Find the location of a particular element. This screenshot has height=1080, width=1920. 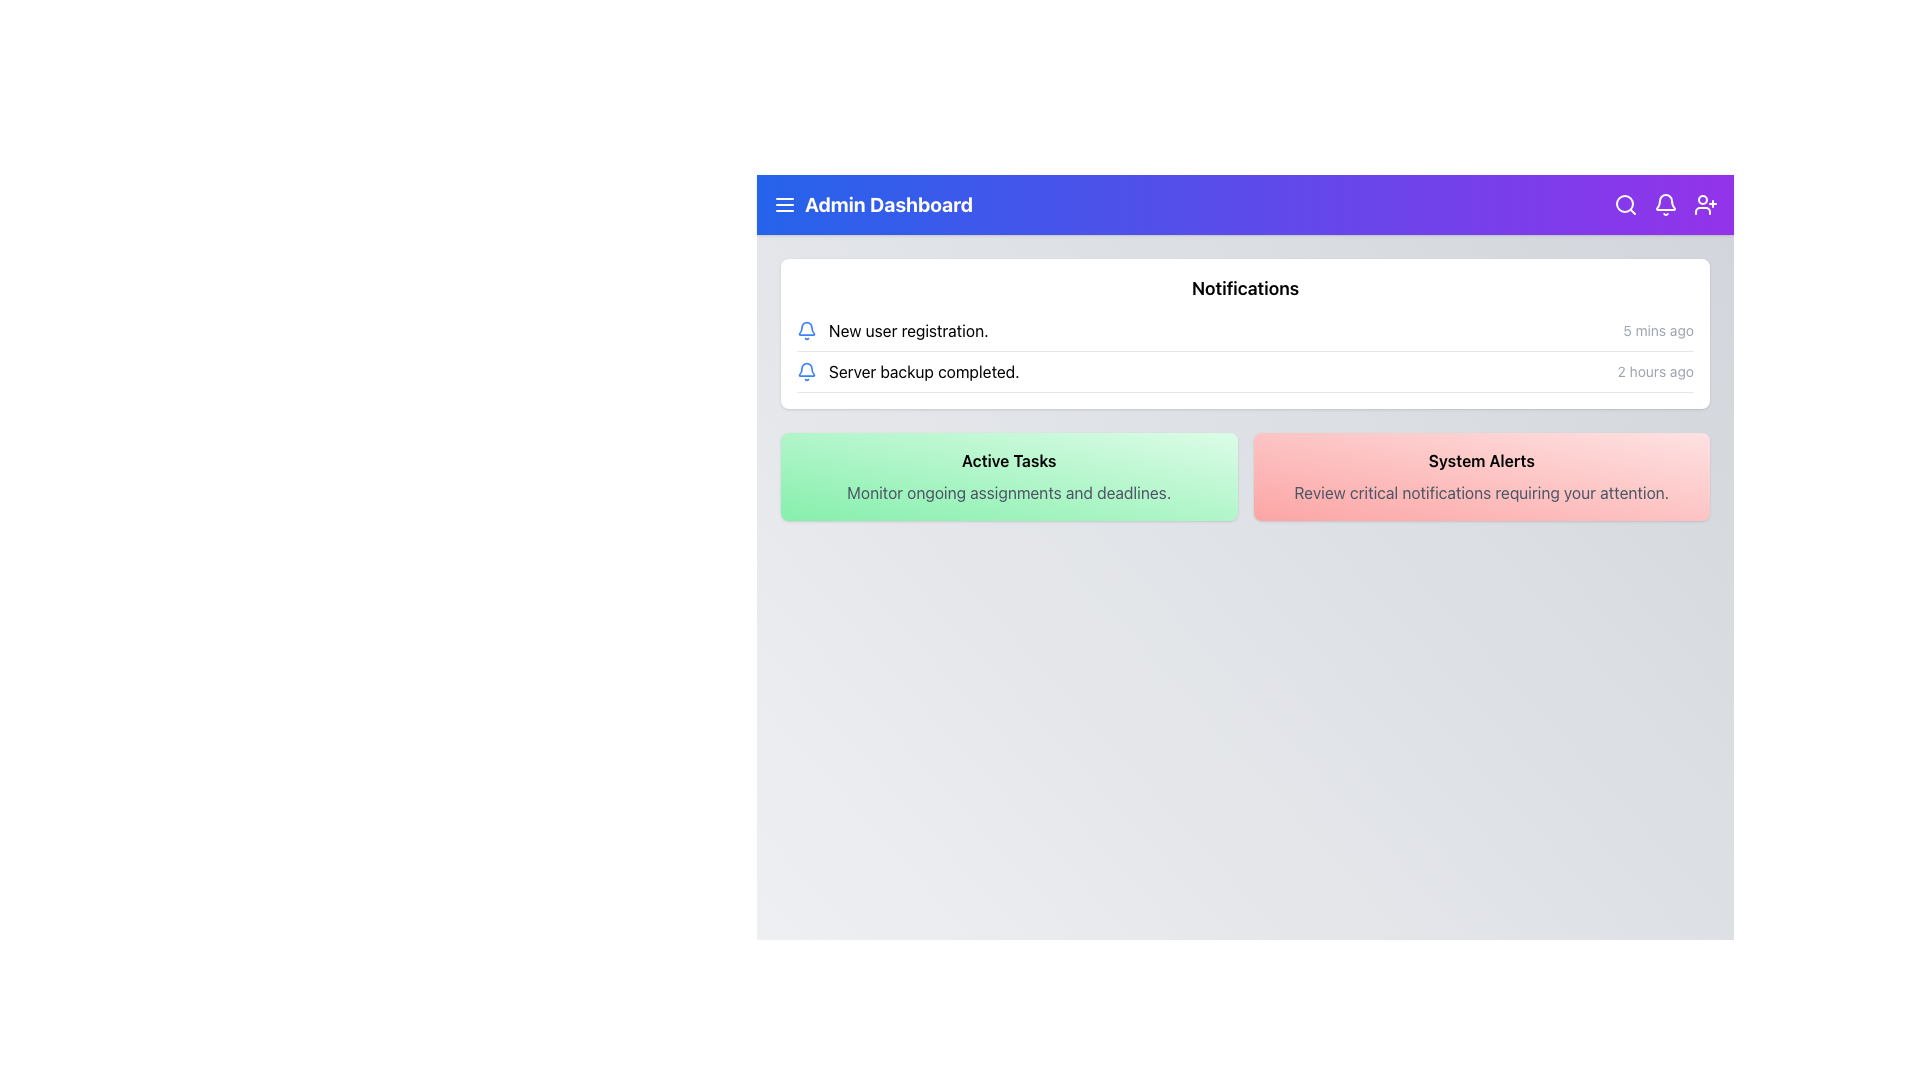

the menu icon with three horizontal lines on the left side of the blue banner to visualize its hover state is located at coordinates (784, 204).